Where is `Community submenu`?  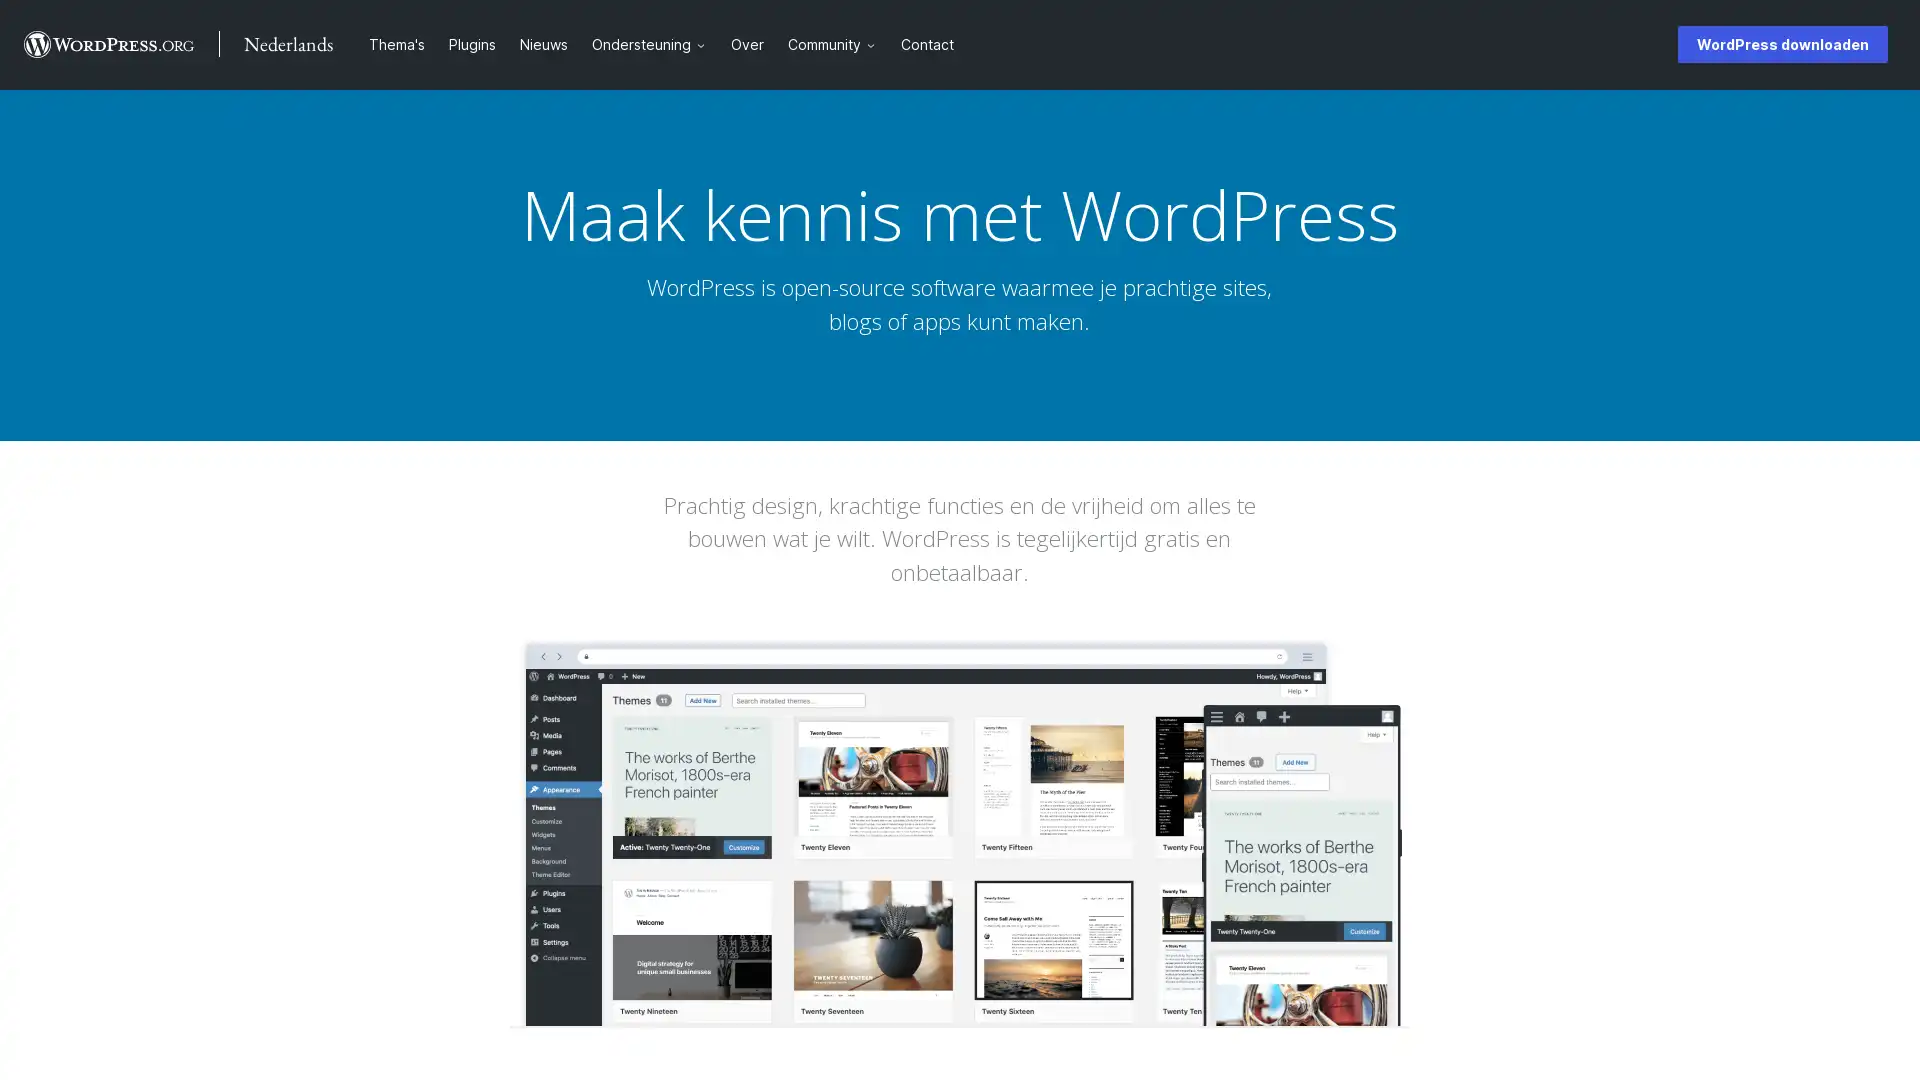
Community submenu is located at coordinates (877, 44).